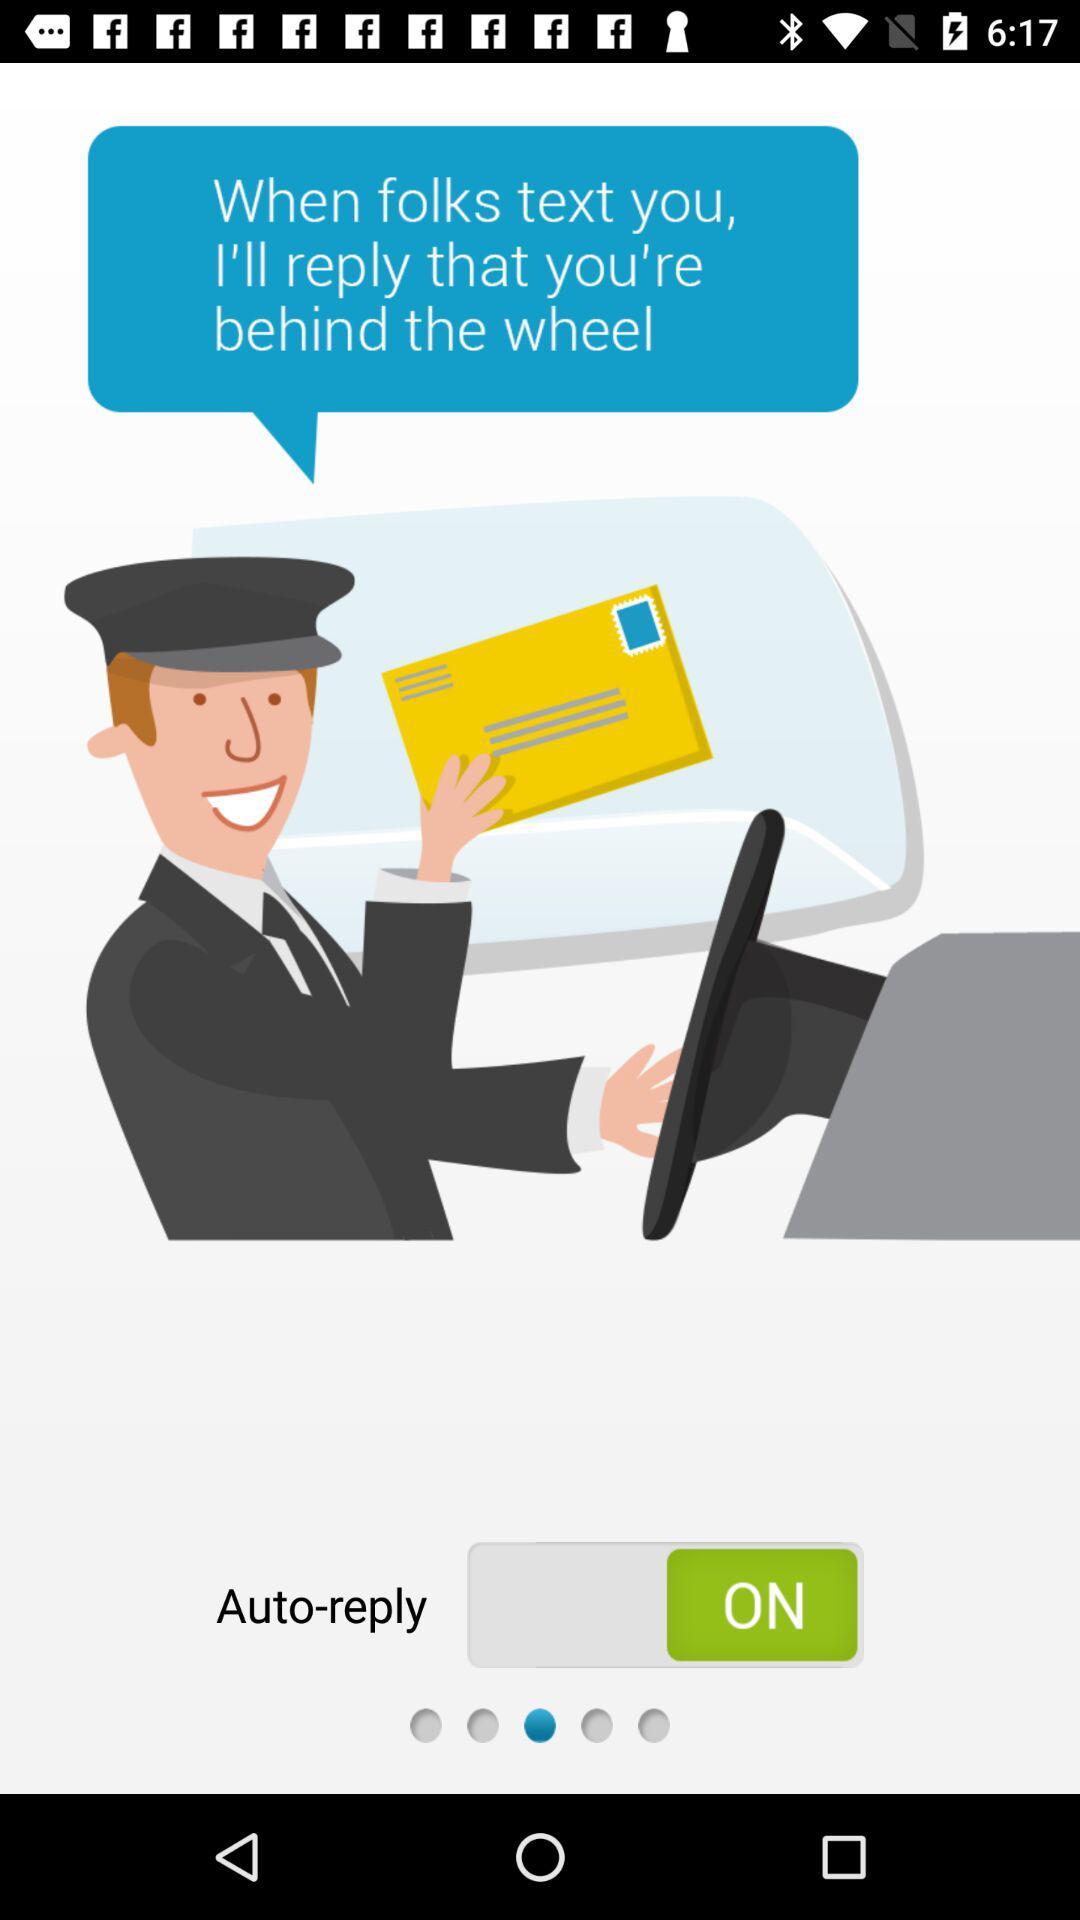 This screenshot has height=1920, width=1080. I want to click on the app next to the auto-reply, so click(665, 1604).